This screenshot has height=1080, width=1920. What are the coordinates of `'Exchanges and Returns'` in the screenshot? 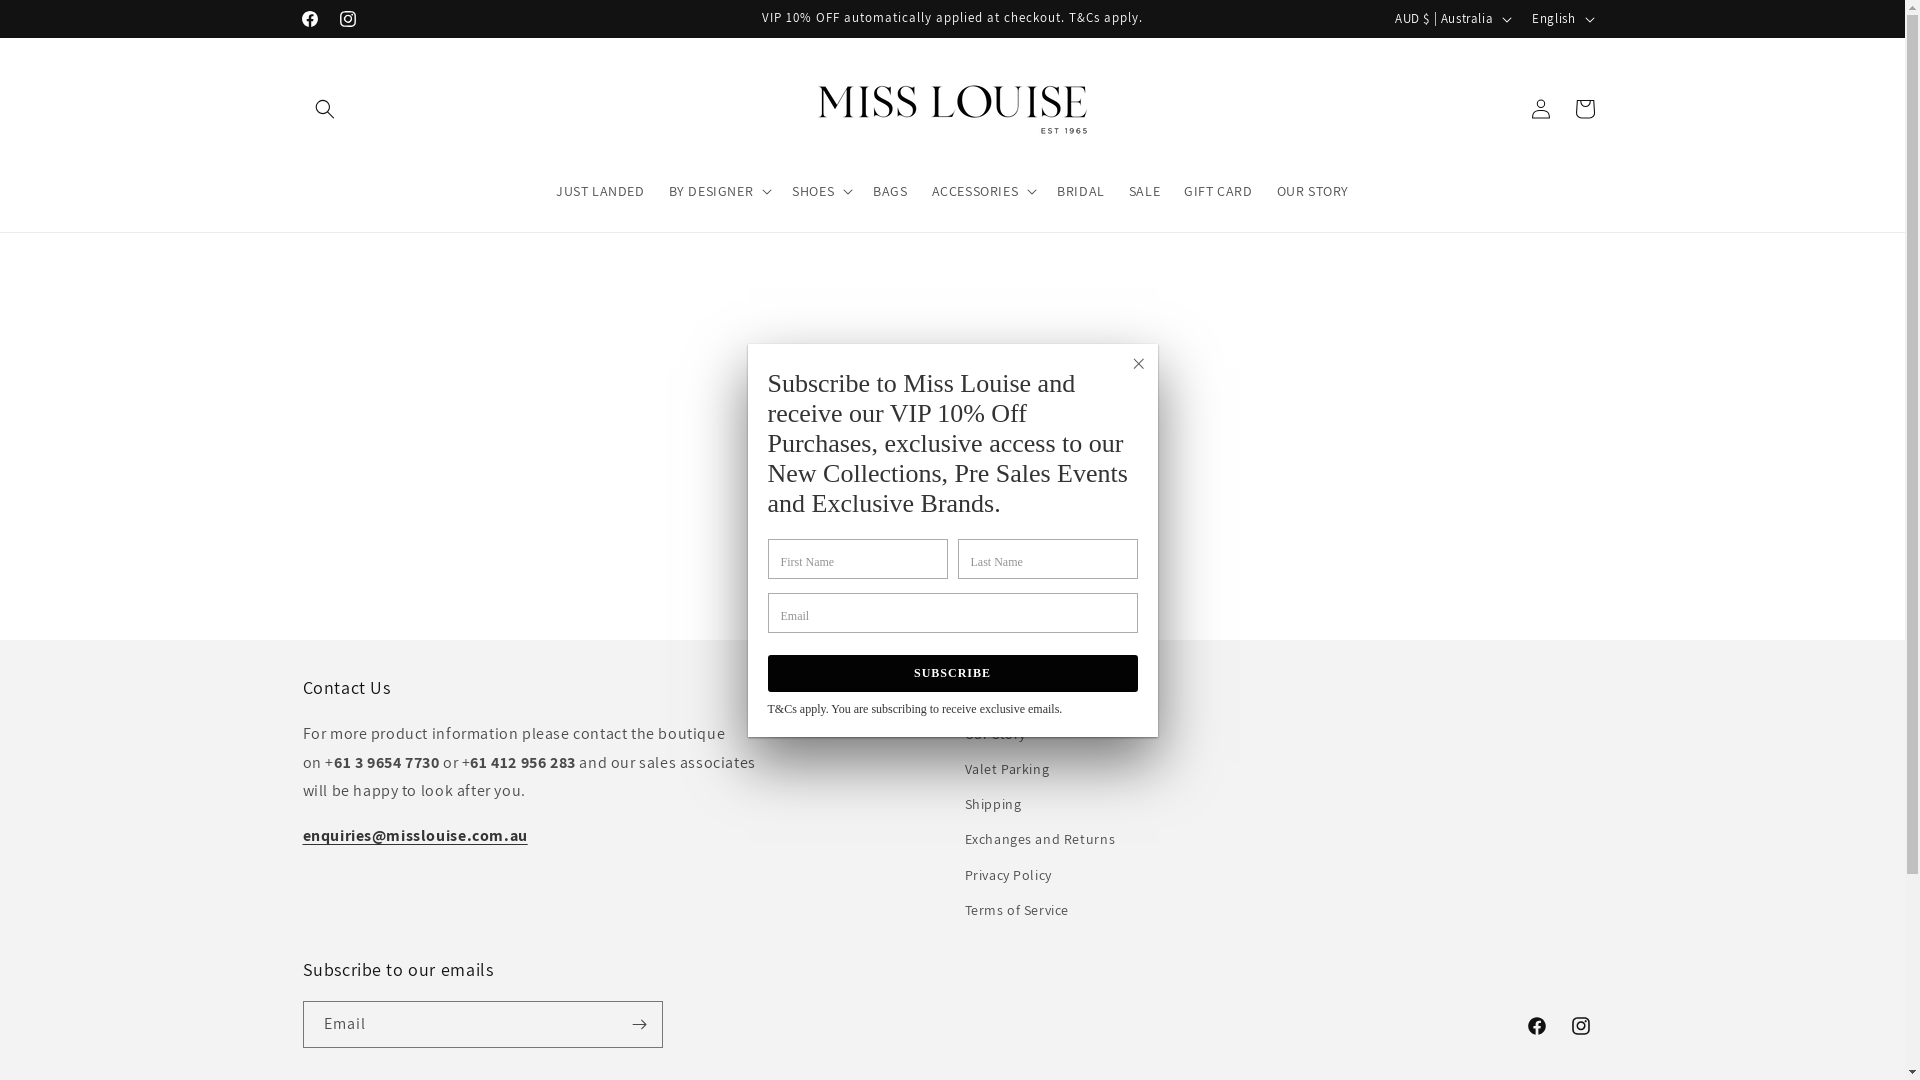 It's located at (1039, 839).